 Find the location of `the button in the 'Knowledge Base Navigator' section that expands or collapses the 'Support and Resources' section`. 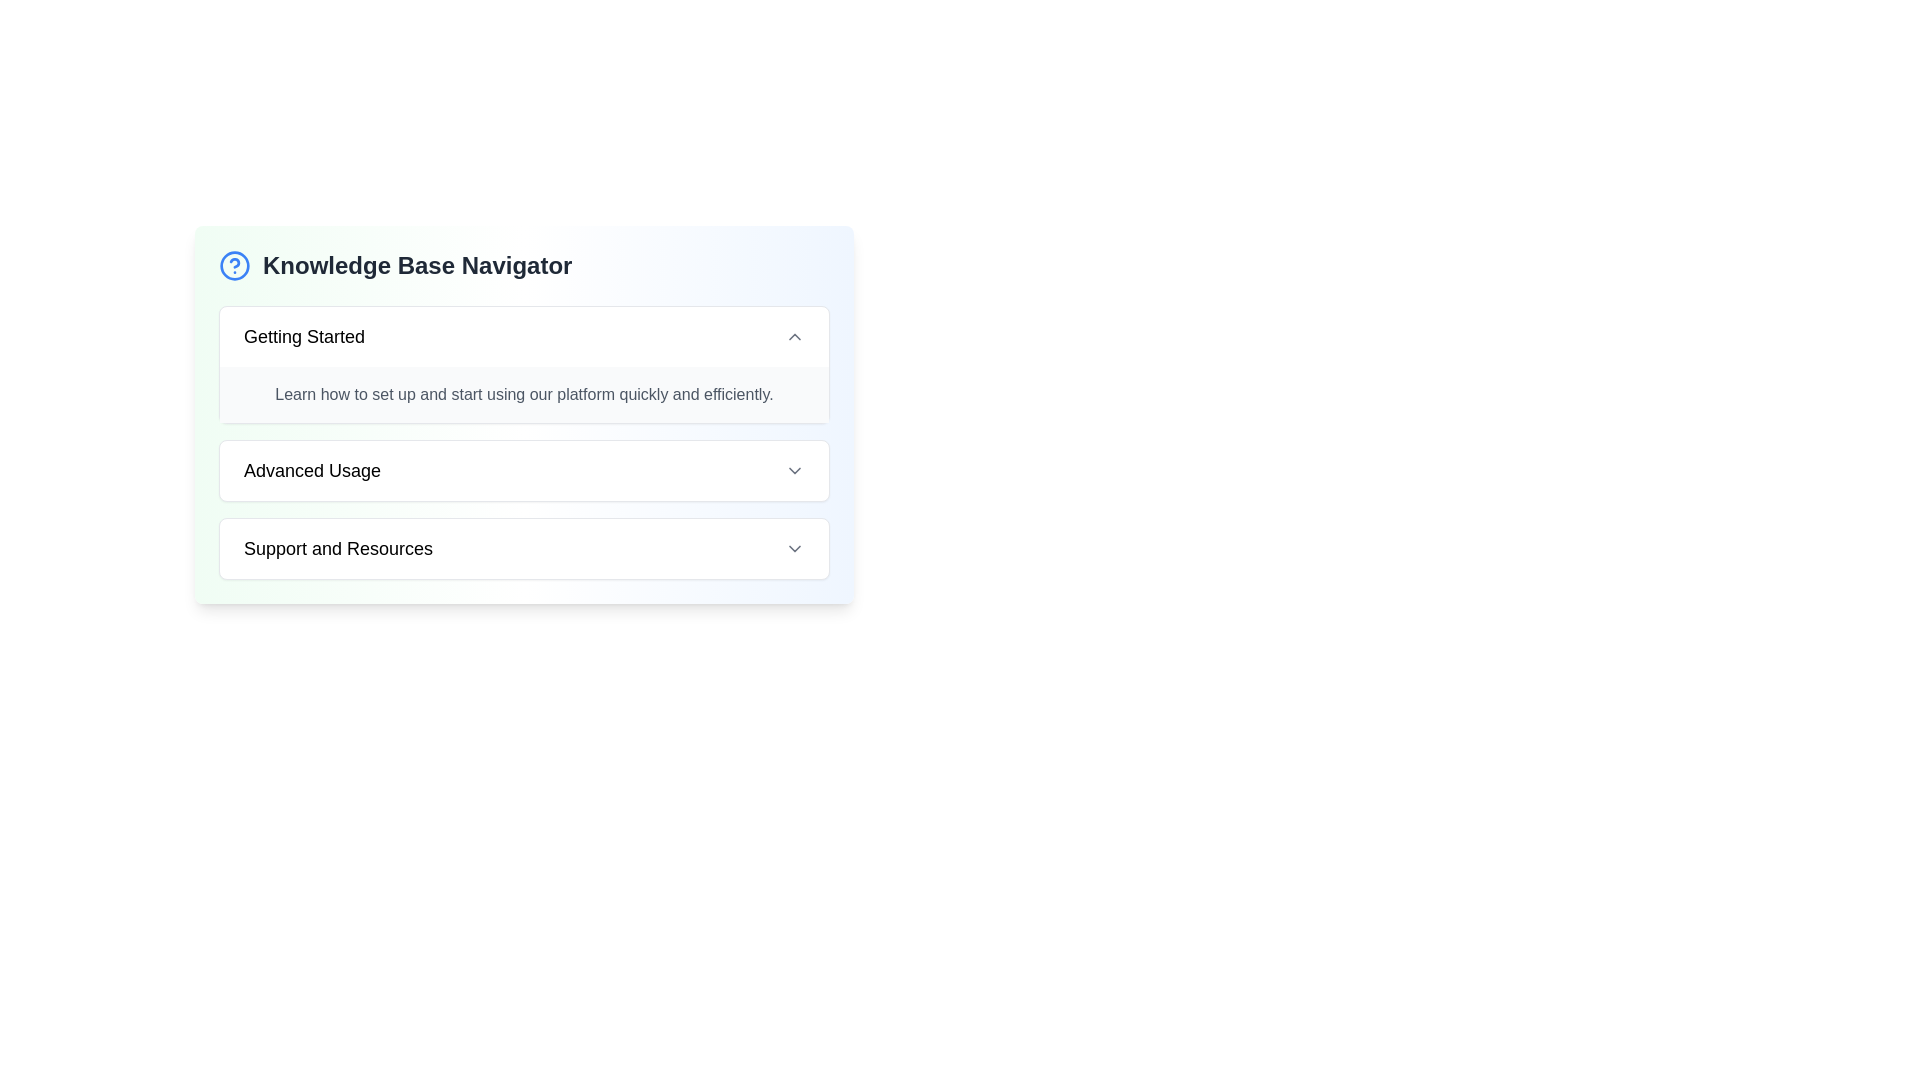

the button in the 'Knowledge Base Navigator' section that expands or collapses the 'Support and Resources' section is located at coordinates (524, 548).